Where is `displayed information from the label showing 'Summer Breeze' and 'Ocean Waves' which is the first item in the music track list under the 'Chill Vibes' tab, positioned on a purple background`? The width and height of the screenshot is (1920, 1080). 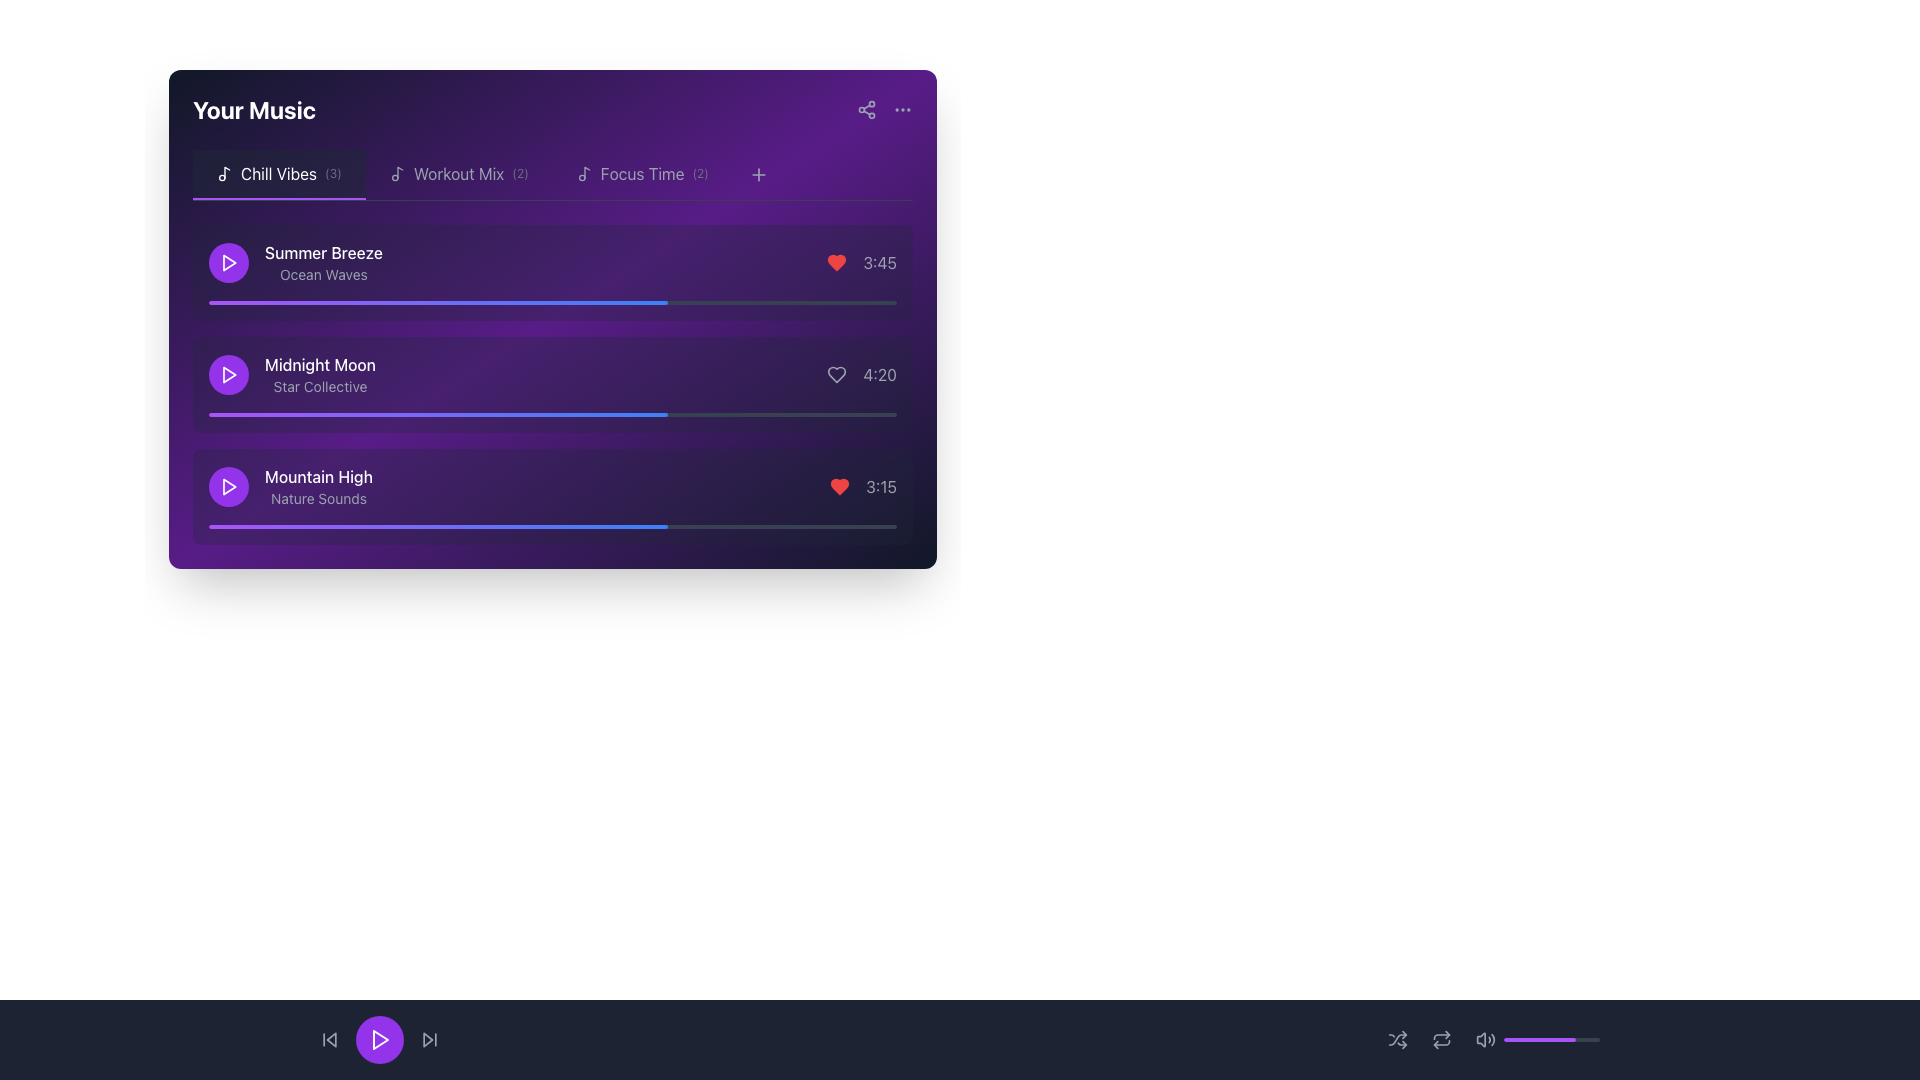
displayed information from the label showing 'Summer Breeze' and 'Ocean Waves' which is the first item in the music track list under the 'Chill Vibes' tab, positioned on a purple background is located at coordinates (323, 261).